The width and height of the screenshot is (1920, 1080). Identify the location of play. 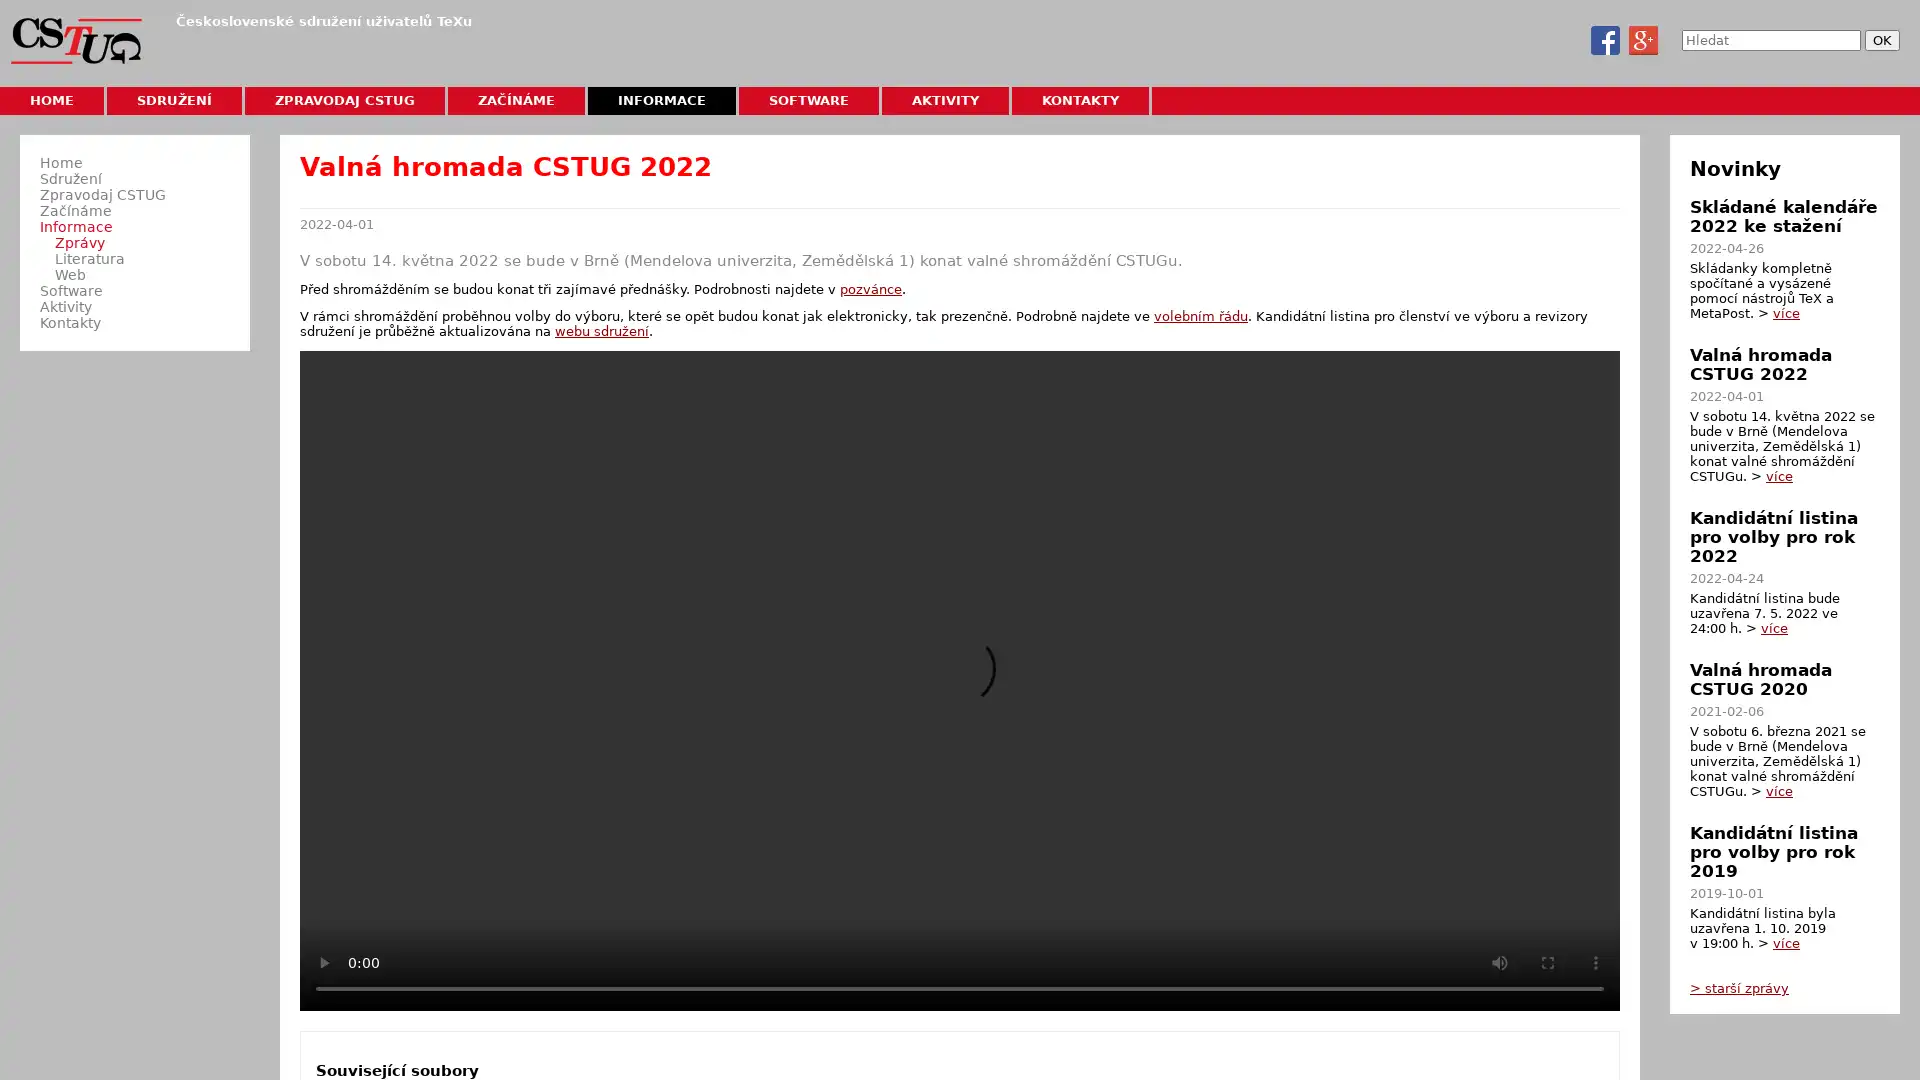
(324, 960).